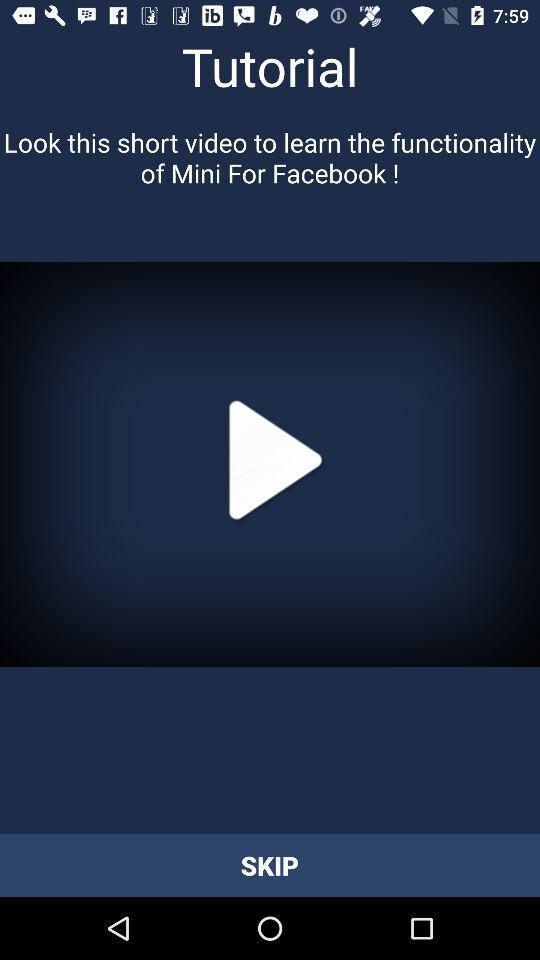 The image size is (540, 960). Describe the element at coordinates (270, 864) in the screenshot. I see `skip item` at that location.